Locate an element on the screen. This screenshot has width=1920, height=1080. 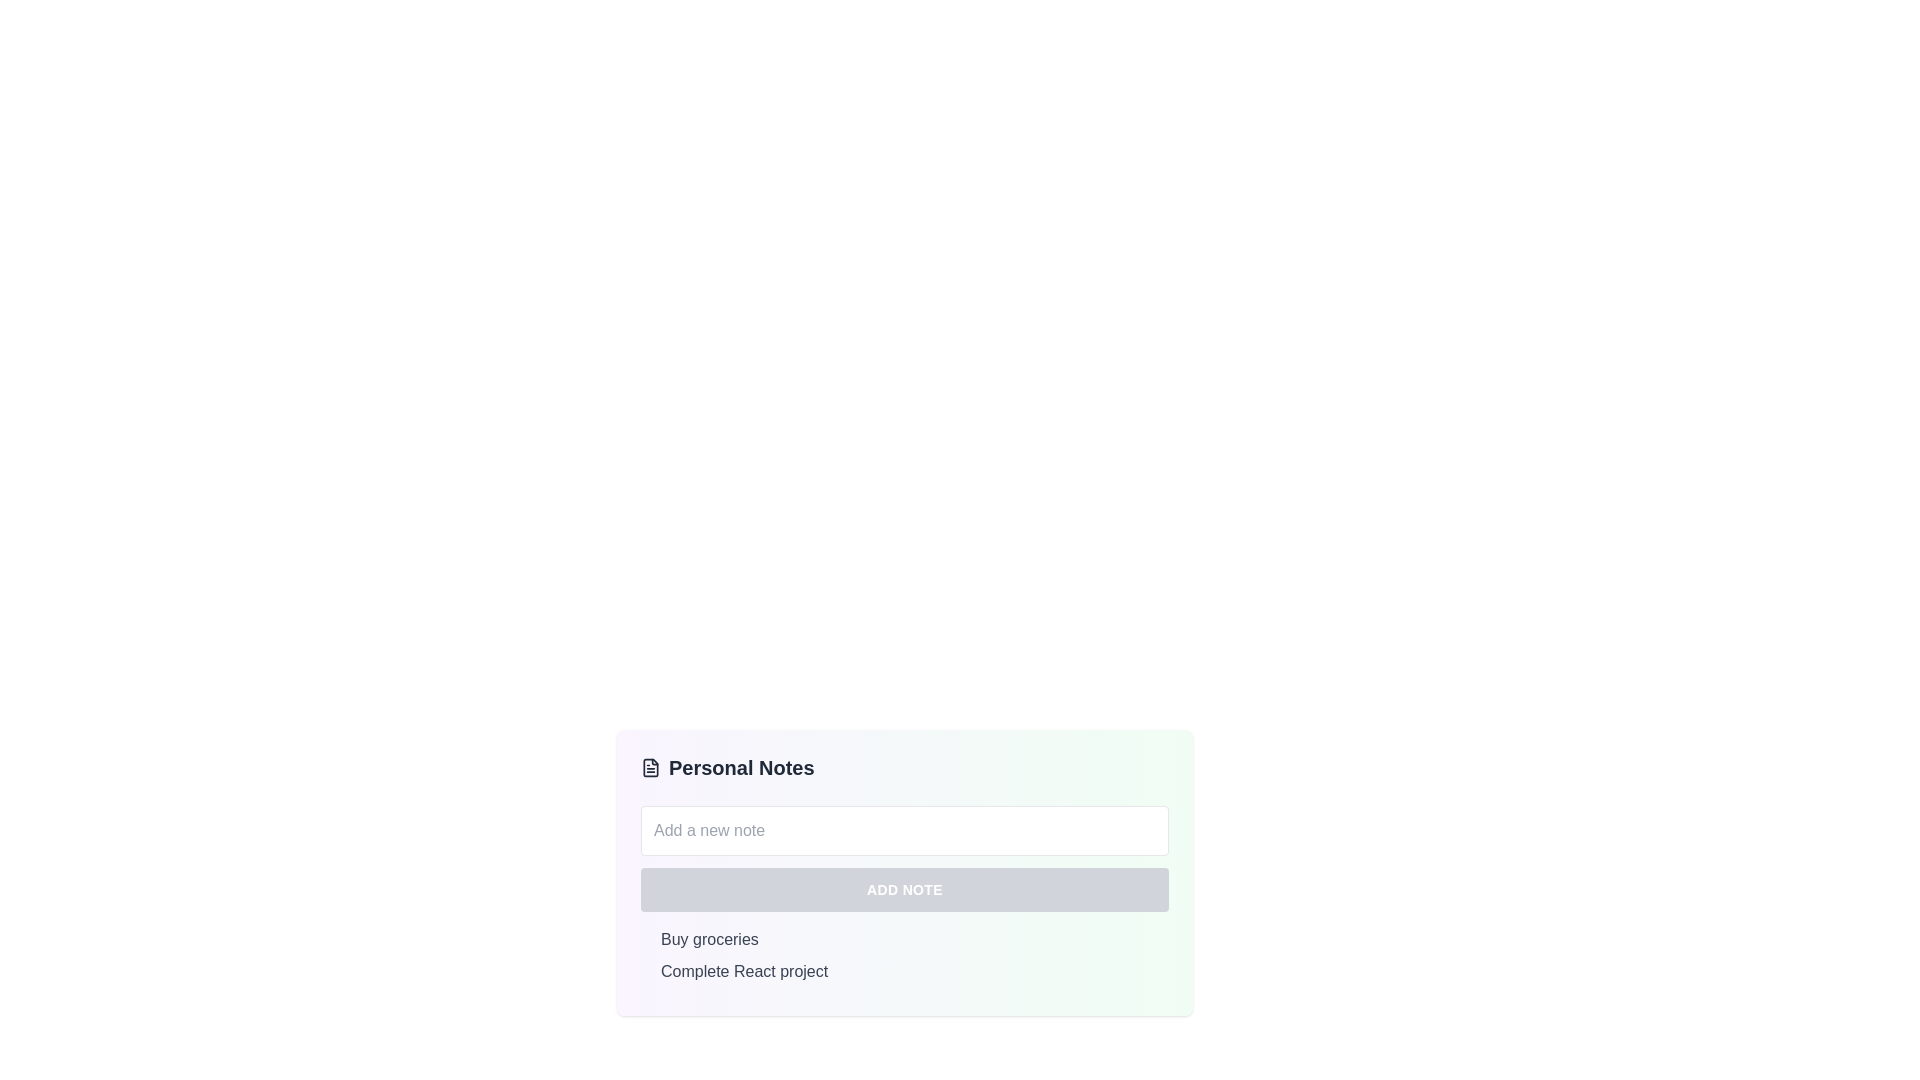
the icon representing a document or file that accompanies the 'Personal Notes' section, located in the upper-left corner of the interface is located at coordinates (651, 766).